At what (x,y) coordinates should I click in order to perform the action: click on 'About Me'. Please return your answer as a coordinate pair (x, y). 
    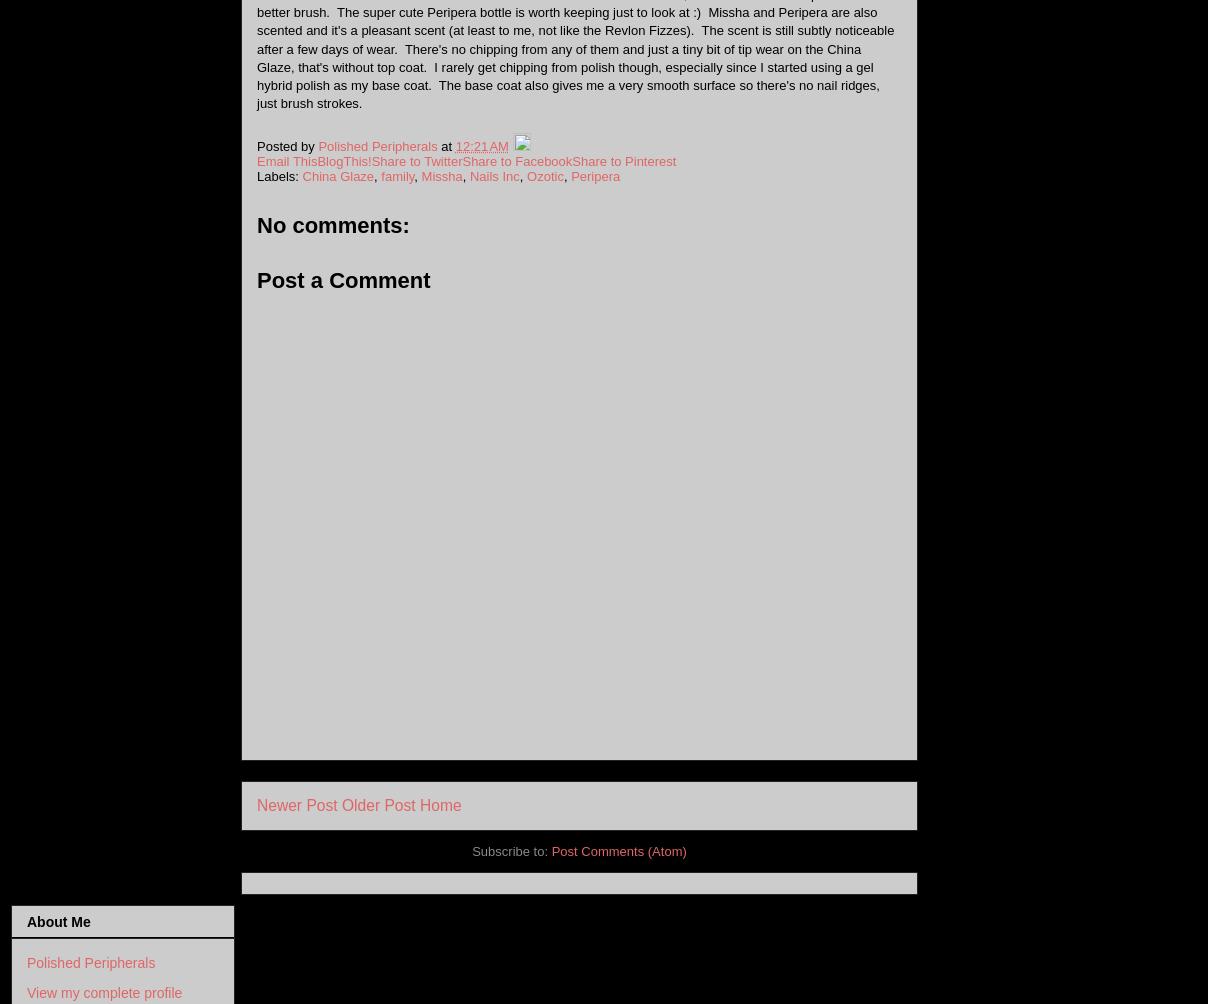
    Looking at the image, I should click on (57, 919).